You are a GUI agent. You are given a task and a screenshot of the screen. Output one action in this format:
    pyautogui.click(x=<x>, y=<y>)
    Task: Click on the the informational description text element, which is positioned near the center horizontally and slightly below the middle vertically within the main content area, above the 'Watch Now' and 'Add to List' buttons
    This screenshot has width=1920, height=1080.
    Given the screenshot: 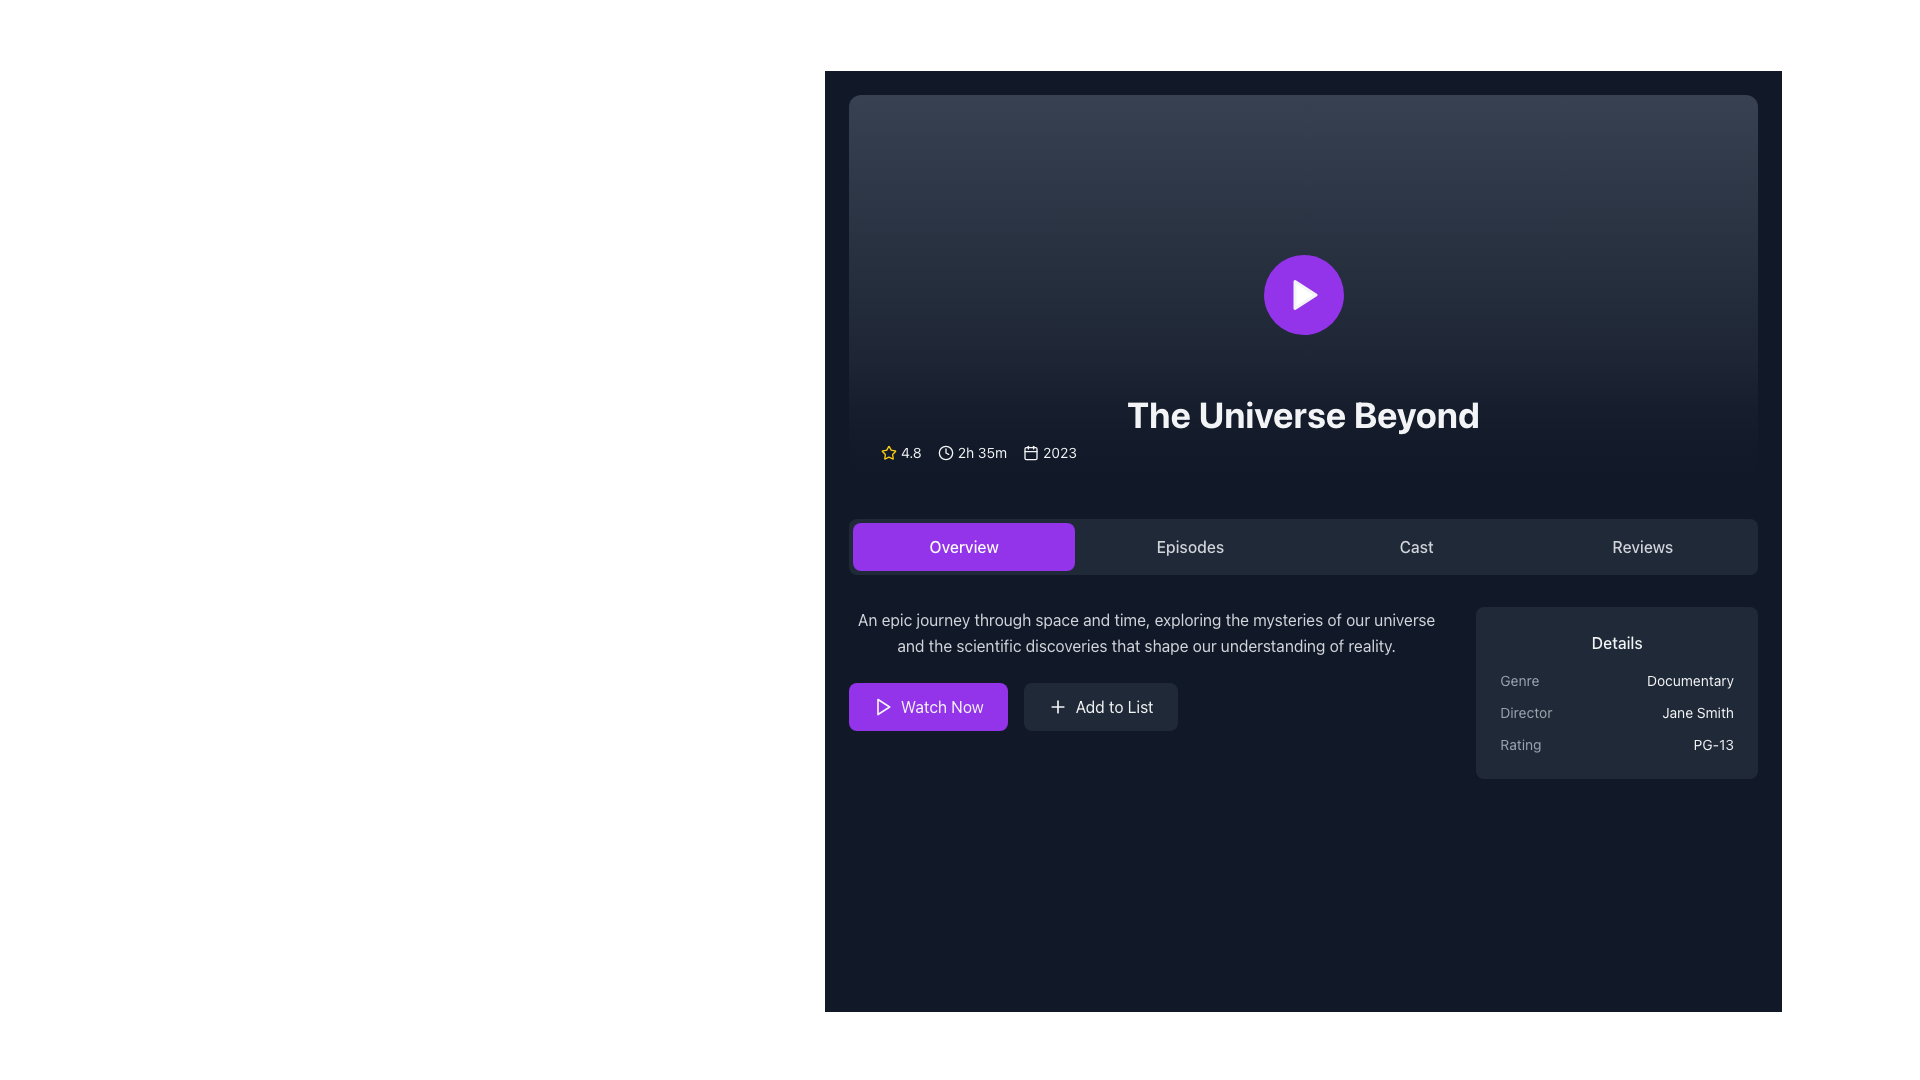 What is the action you would take?
    pyautogui.click(x=1146, y=632)
    